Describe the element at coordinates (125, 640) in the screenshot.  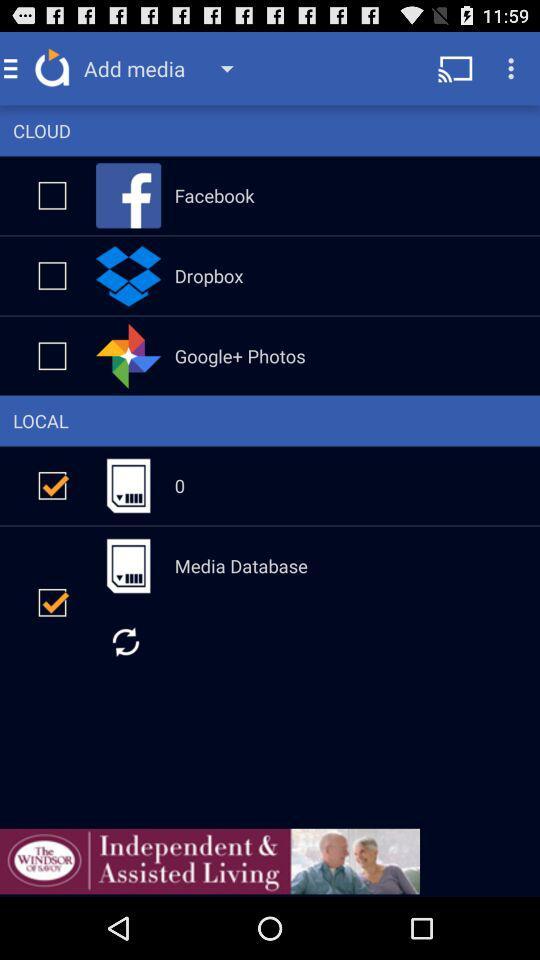
I see `rotate app` at that location.